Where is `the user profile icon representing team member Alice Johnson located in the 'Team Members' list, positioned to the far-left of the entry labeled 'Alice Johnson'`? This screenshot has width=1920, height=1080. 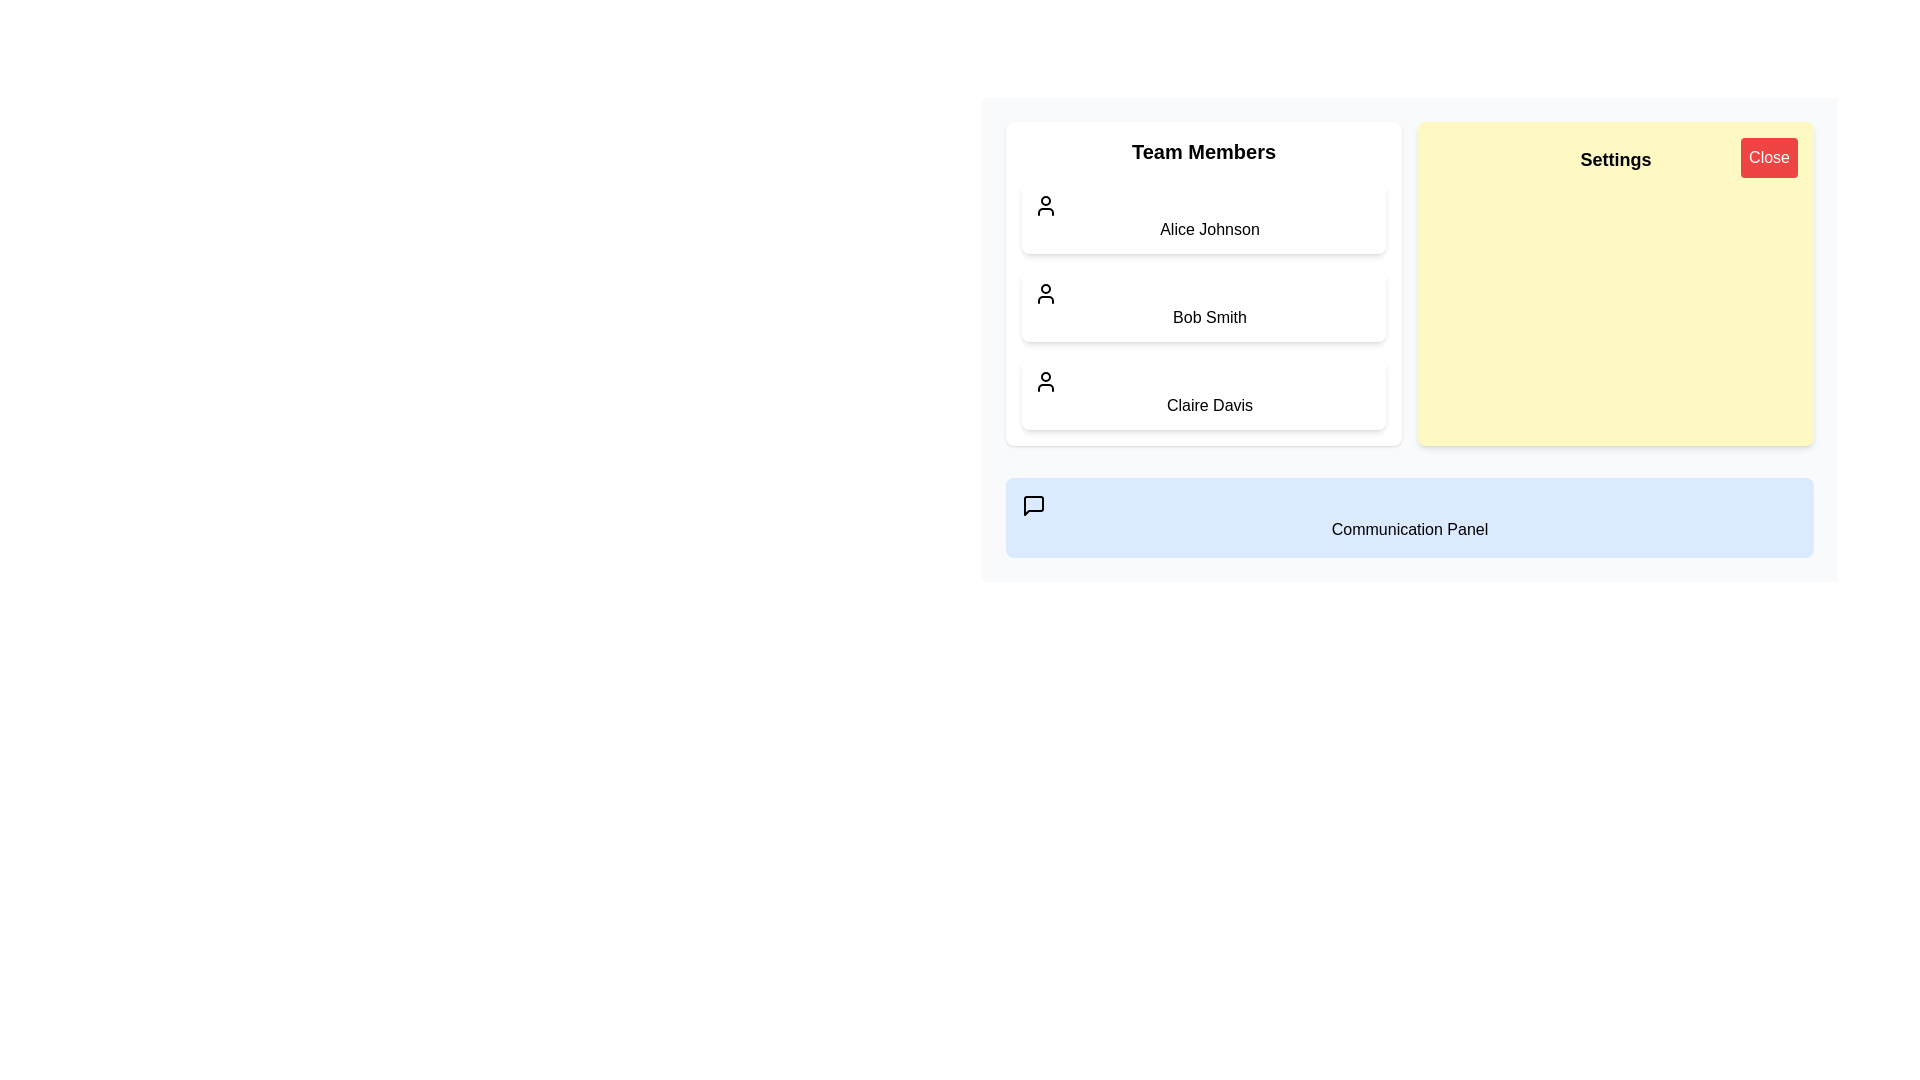
the user profile icon representing team member Alice Johnson located in the 'Team Members' list, positioned to the far-left of the entry labeled 'Alice Johnson' is located at coordinates (1045, 205).